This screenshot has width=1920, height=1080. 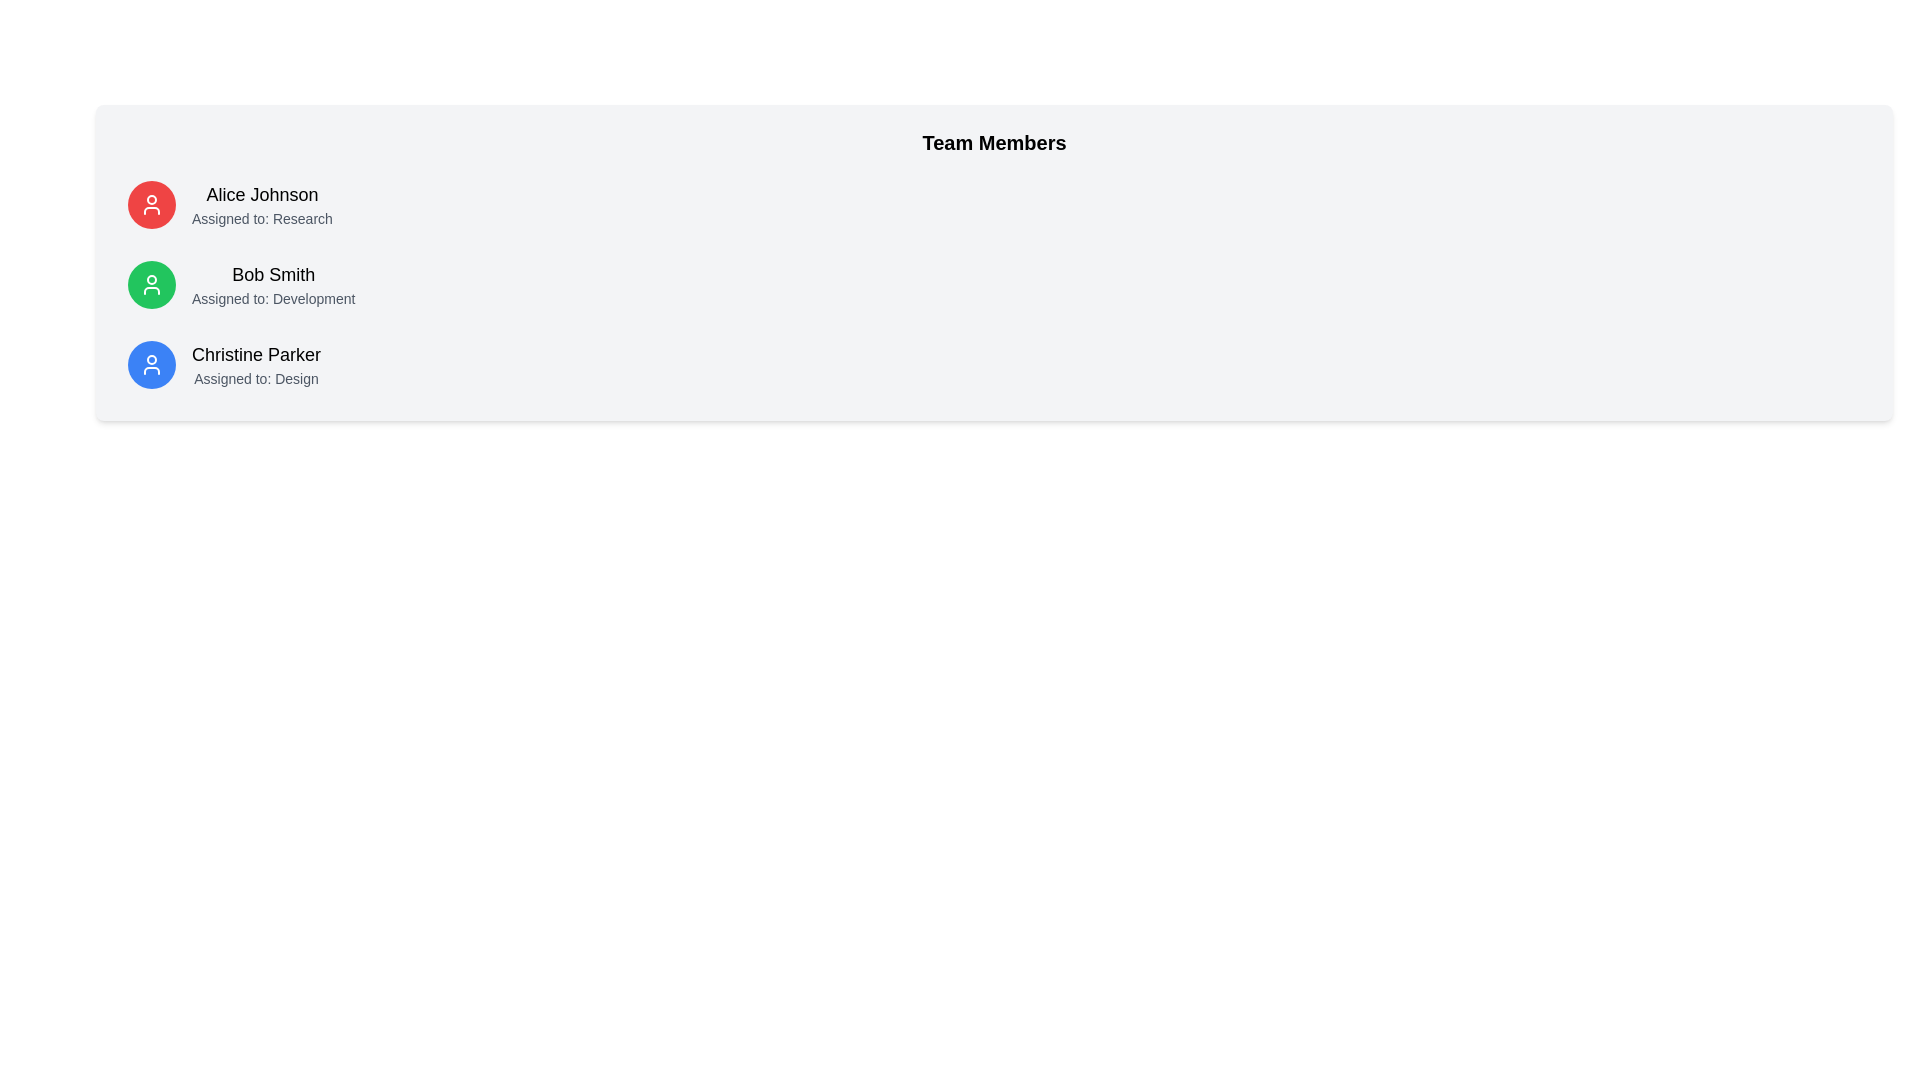 What do you see at coordinates (151, 204) in the screenshot?
I see `the circular user avatar icon with a red background and white user figure, located` at bounding box center [151, 204].